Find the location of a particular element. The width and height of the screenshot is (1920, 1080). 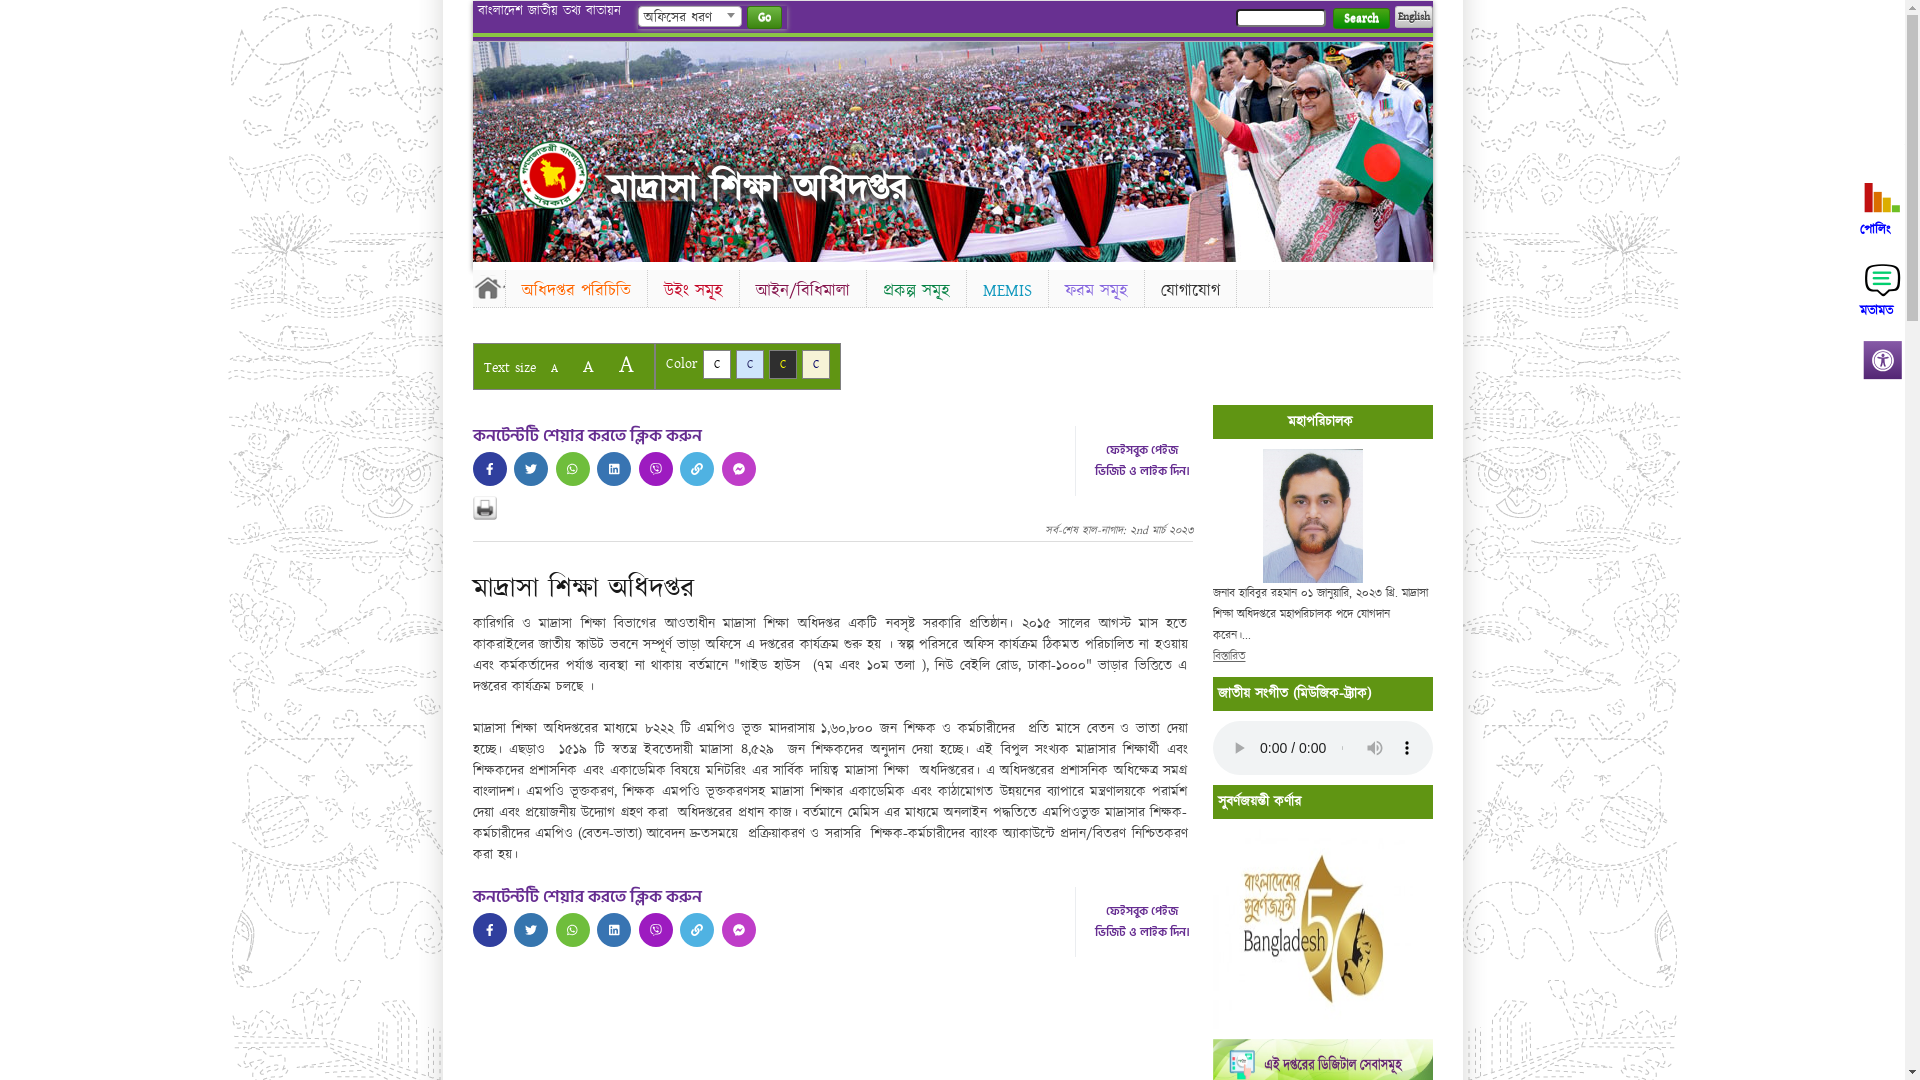

'C' is located at coordinates (816, 364).